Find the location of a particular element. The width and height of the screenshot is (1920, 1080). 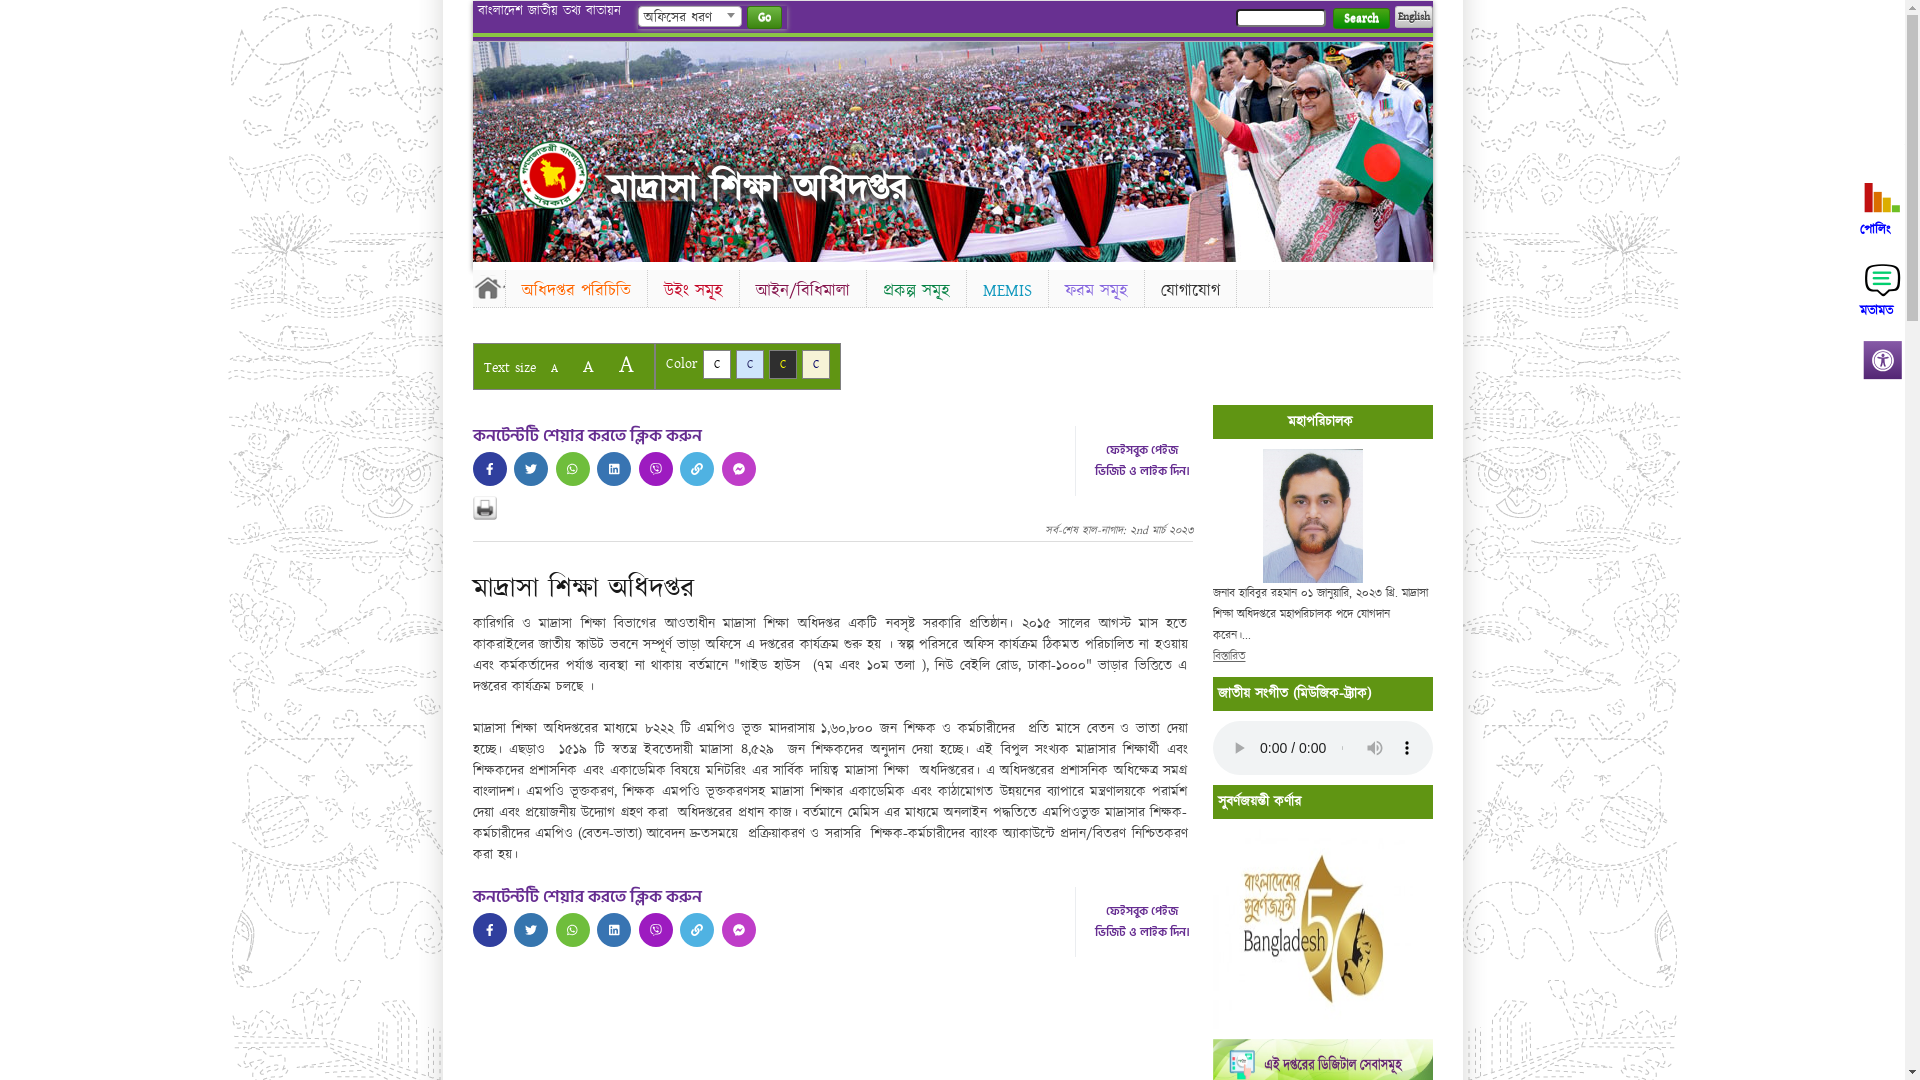

'C' is located at coordinates (816, 364).